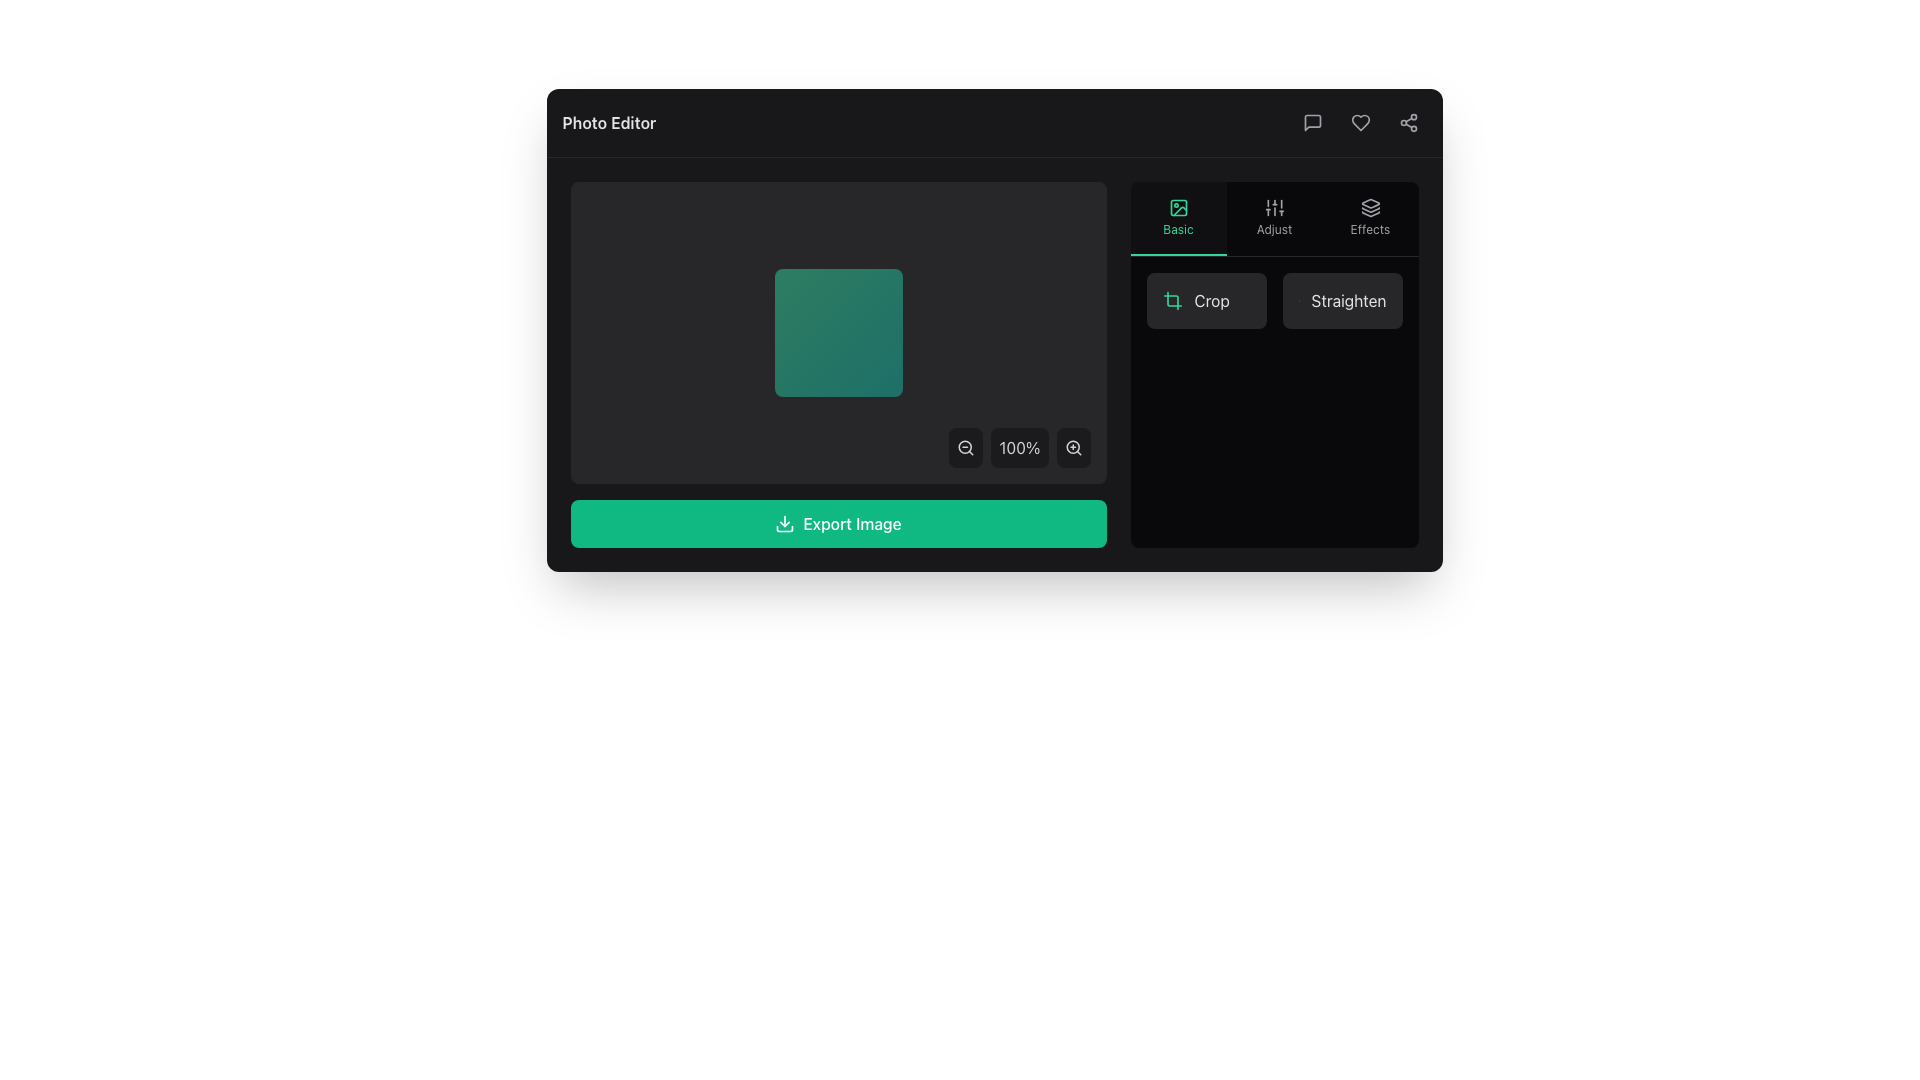 The height and width of the screenshot is (1080, 1920). What do you see at coordinates (1369, 208) in the screenshot?
I see `the icon depicting stacked layers located in the upper section of the rightmost vertical menu group labeled 'Effects.'` at bounding box center [1369, 208].